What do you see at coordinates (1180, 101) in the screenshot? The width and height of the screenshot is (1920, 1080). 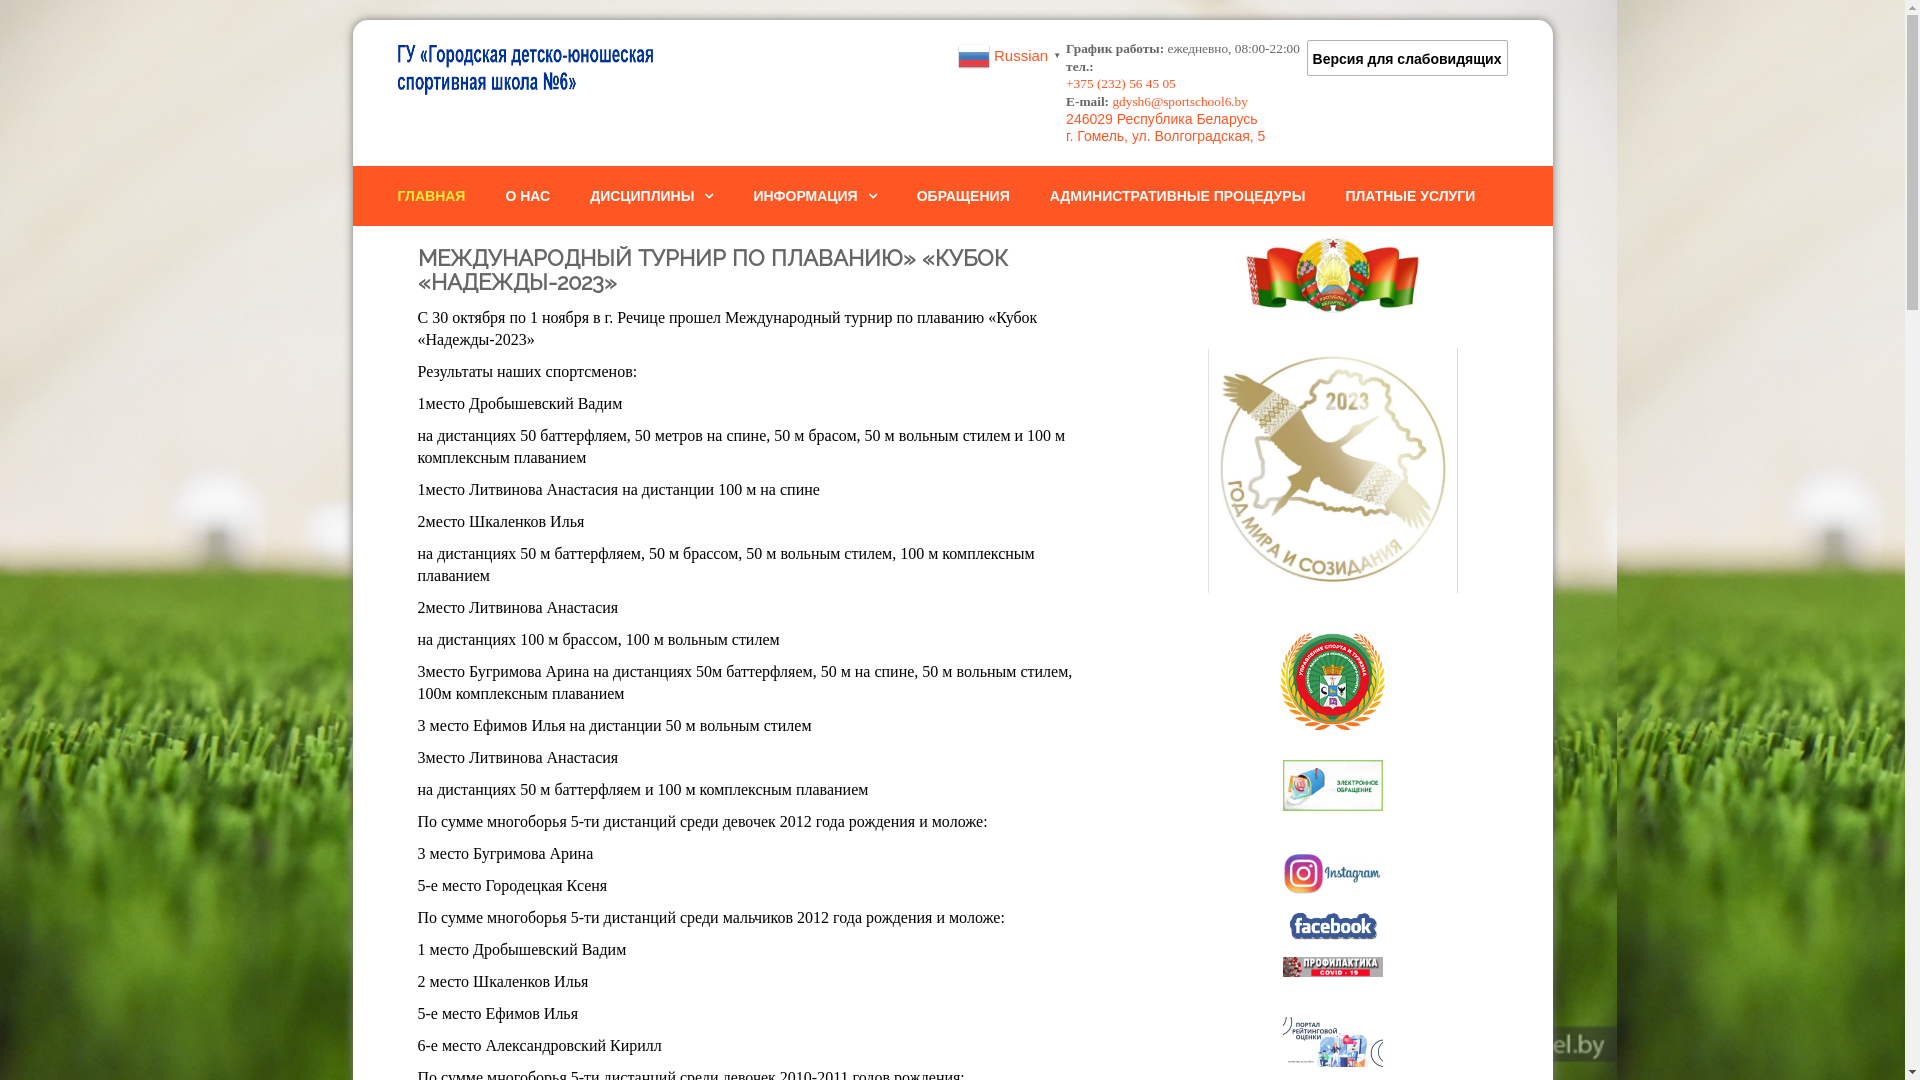 I see `'gdysh6@sportschool6.by'` at bounding box center [1180, 101].